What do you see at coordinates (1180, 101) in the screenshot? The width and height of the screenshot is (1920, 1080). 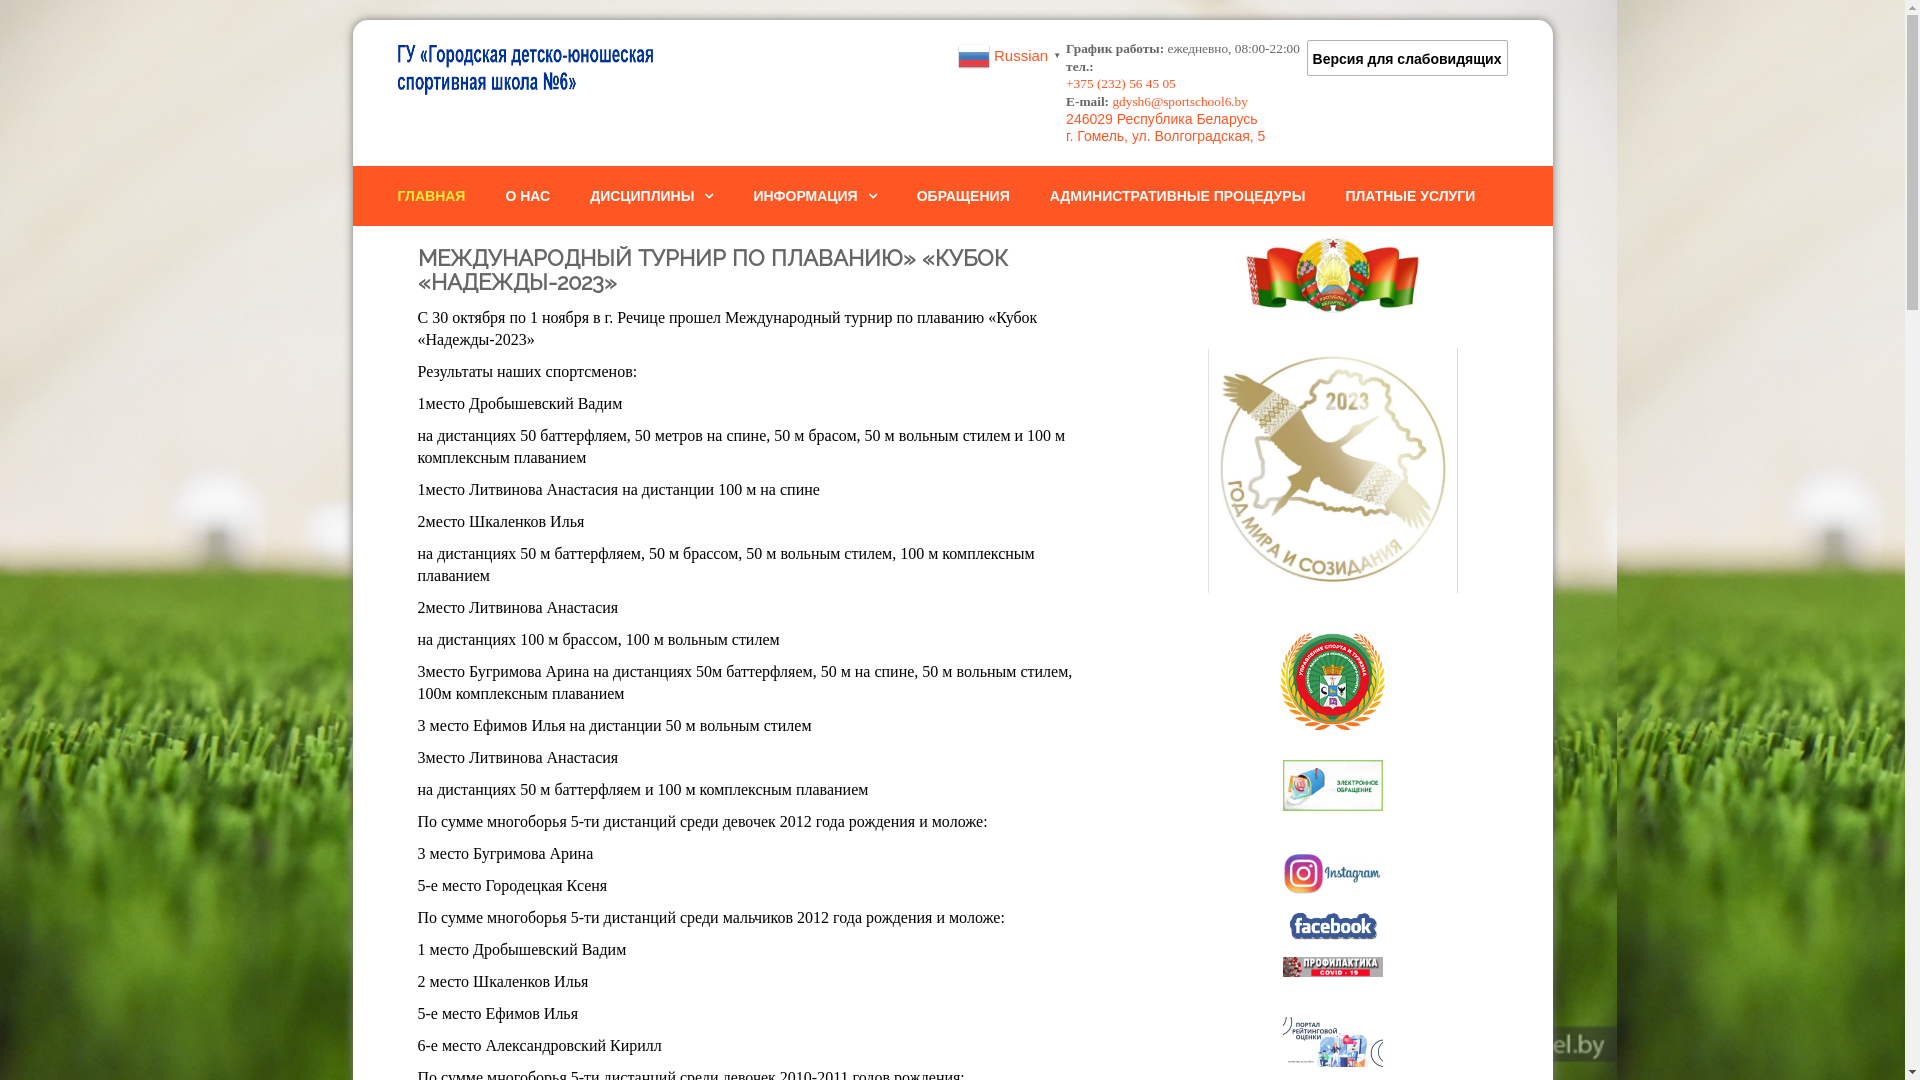 I see `'gdysh6@sportschool6.by'` at bounding box center [1180, 101].